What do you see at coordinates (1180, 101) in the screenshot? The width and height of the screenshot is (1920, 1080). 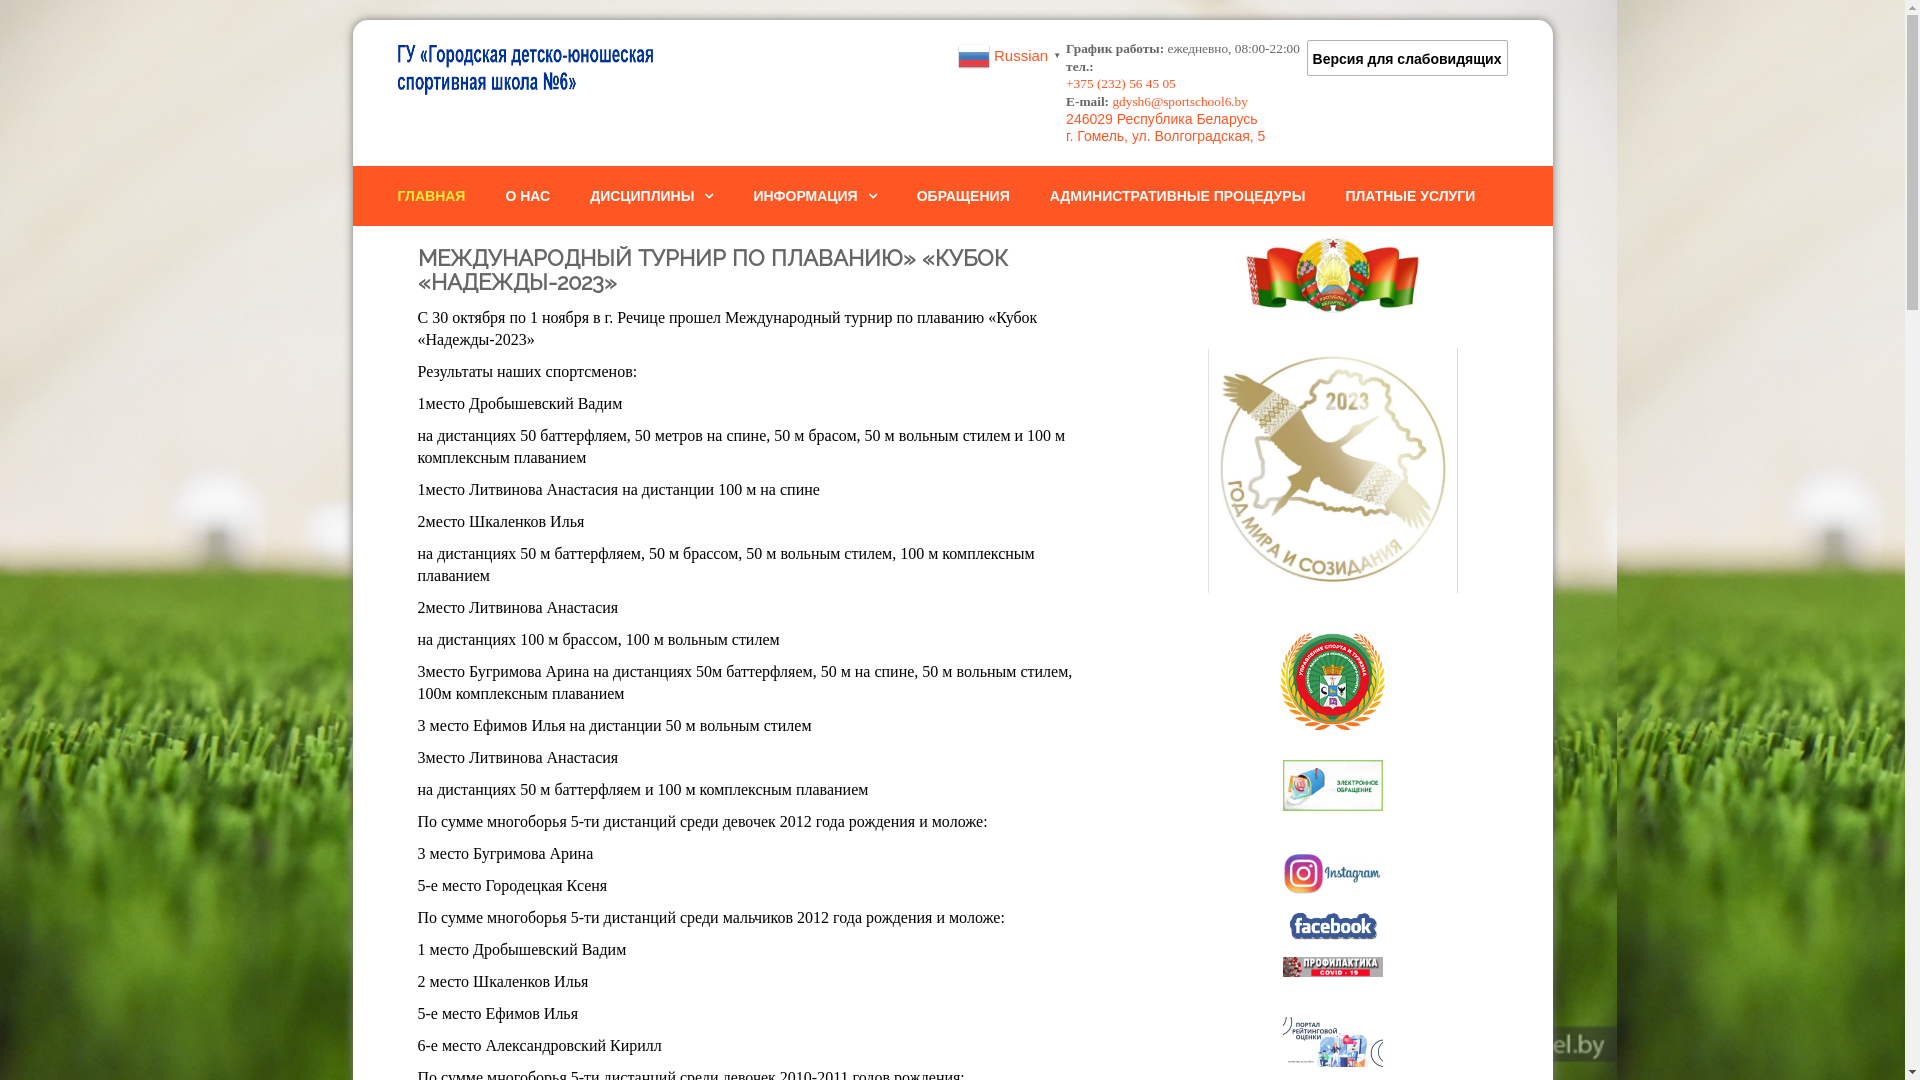 I see `'gdysh6@sportschool6.by'` at bounding box center [1180, 101].